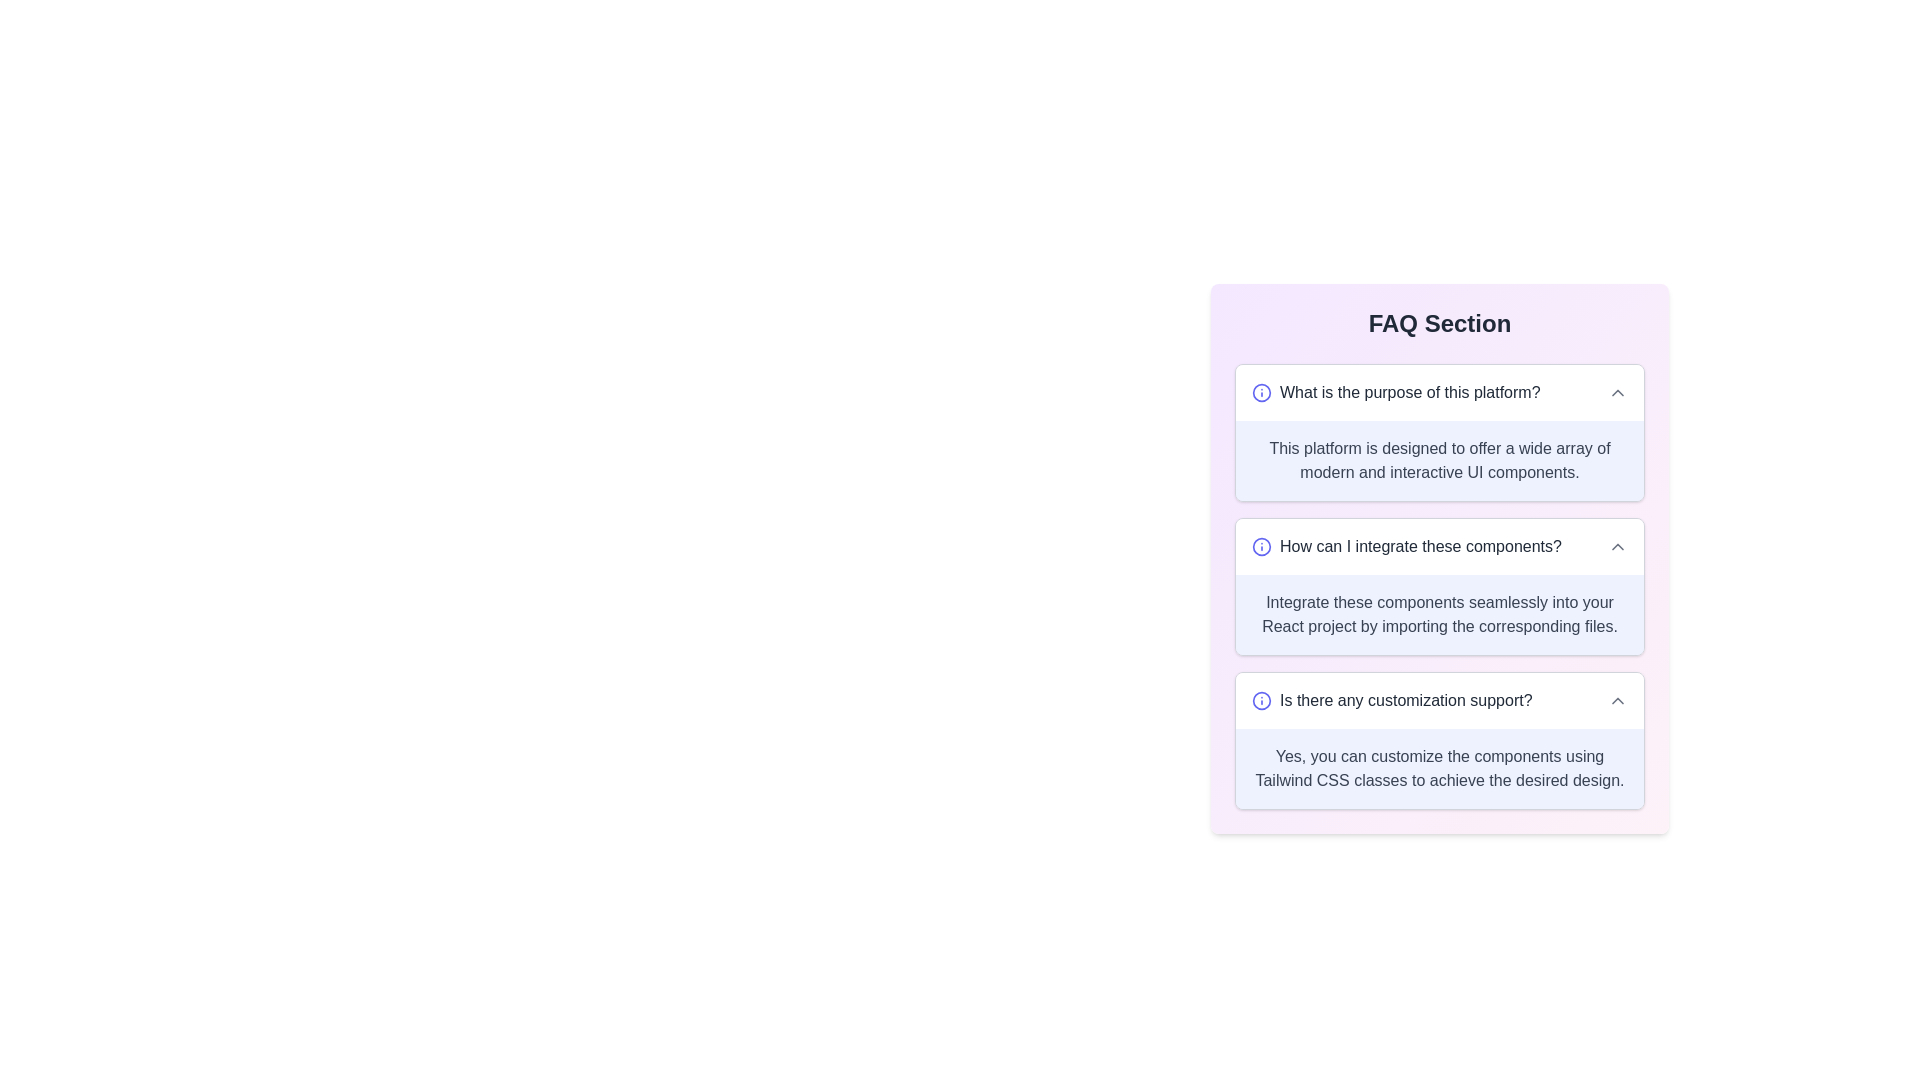  Describe the element at coordinates (1617, 700) in the screenshot. I see `the upward-pointing chevron icon located to the right of the text 'Is there any customization support?' in the FAQ card` at that location.